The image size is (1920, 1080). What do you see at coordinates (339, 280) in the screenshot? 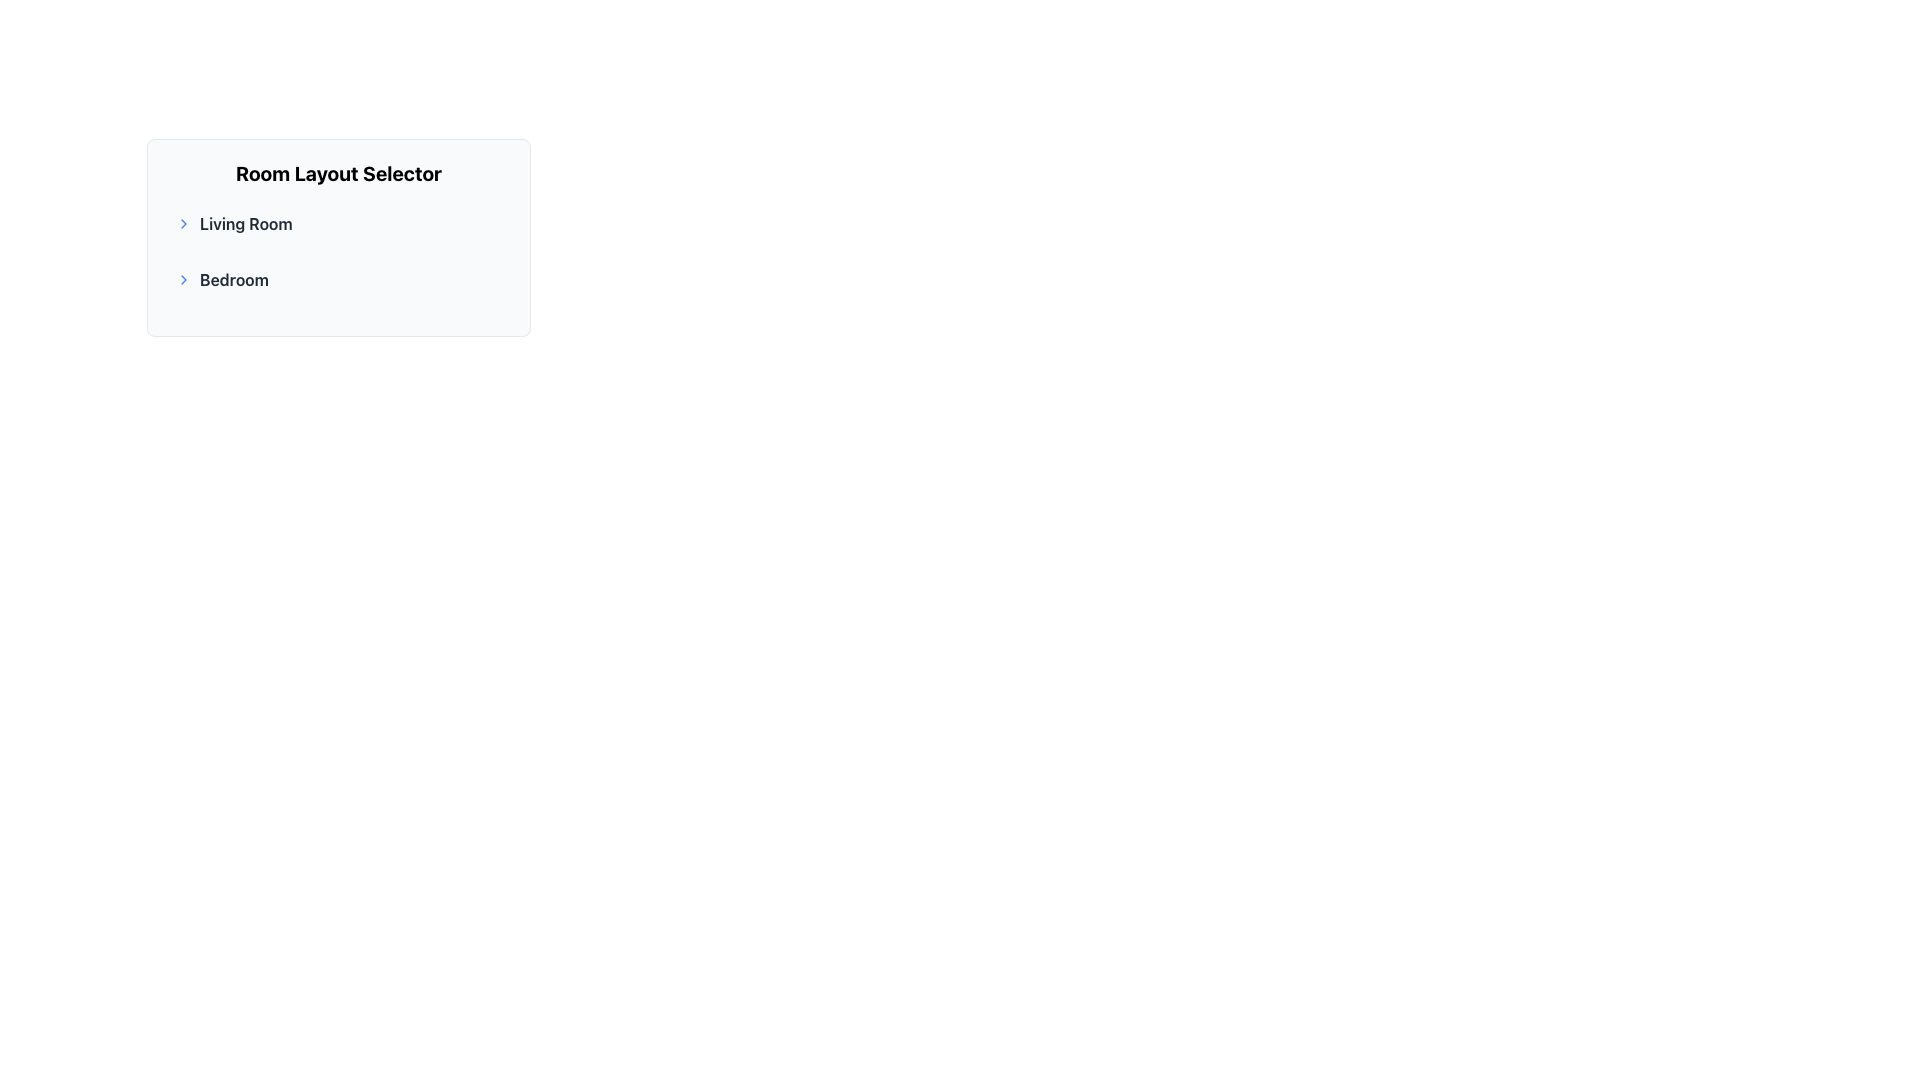
I see `the 'Bedroom' label located as the second item under the 'Room Layout Selector' section, directly below the 'Living Room' label by moving the cursor to it` at bounding box center [339, 280].